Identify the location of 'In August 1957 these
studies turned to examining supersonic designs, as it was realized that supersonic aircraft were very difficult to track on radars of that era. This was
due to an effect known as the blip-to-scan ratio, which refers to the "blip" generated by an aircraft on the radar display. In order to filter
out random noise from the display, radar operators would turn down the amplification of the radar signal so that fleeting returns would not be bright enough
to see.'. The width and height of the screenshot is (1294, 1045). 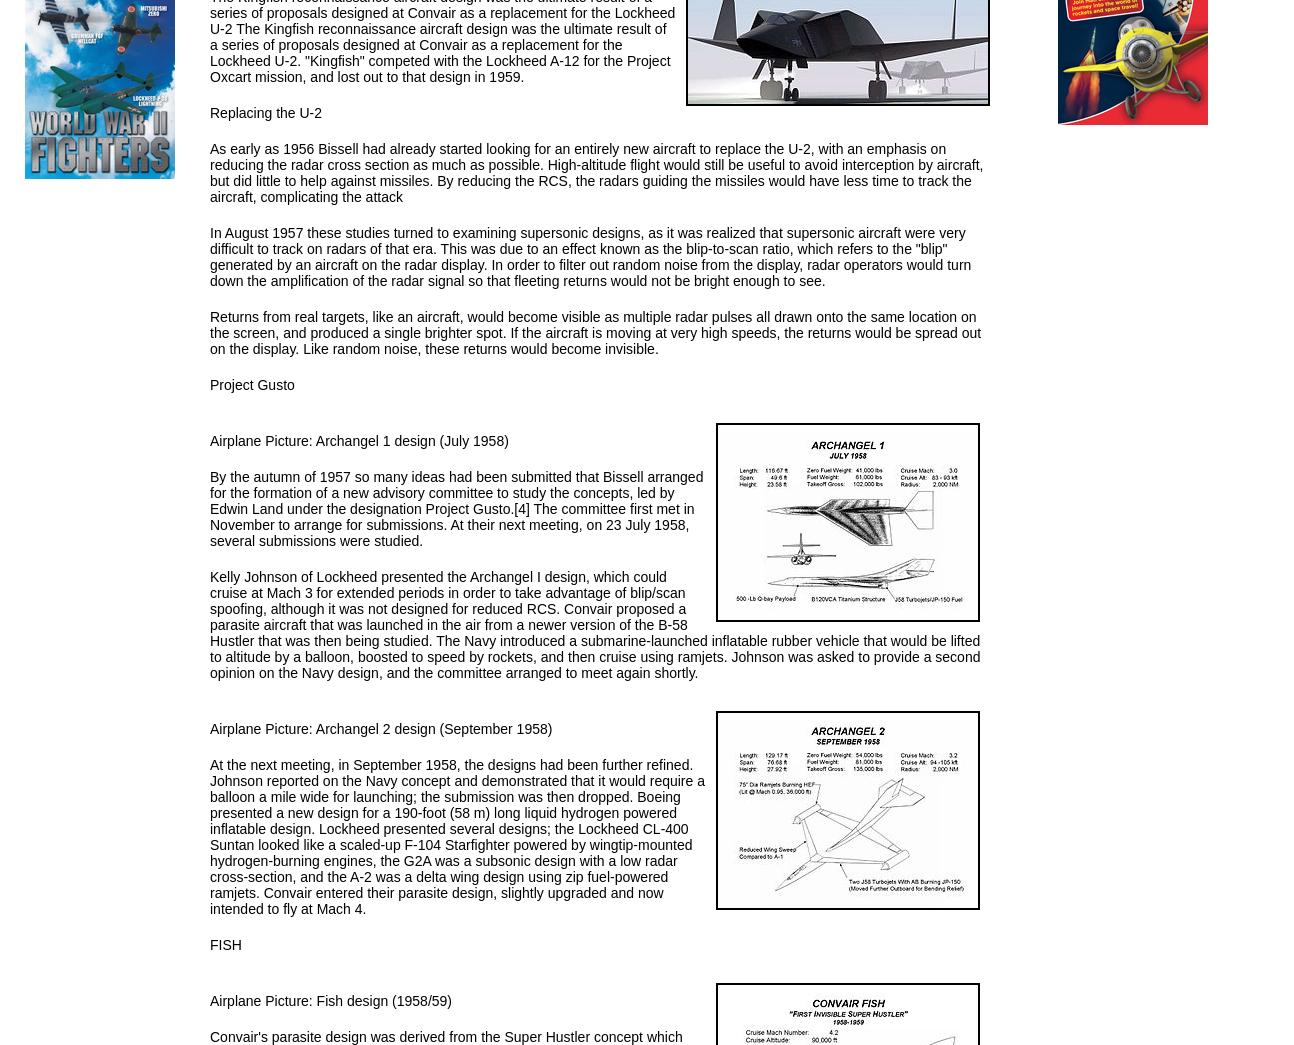
(590, 255).